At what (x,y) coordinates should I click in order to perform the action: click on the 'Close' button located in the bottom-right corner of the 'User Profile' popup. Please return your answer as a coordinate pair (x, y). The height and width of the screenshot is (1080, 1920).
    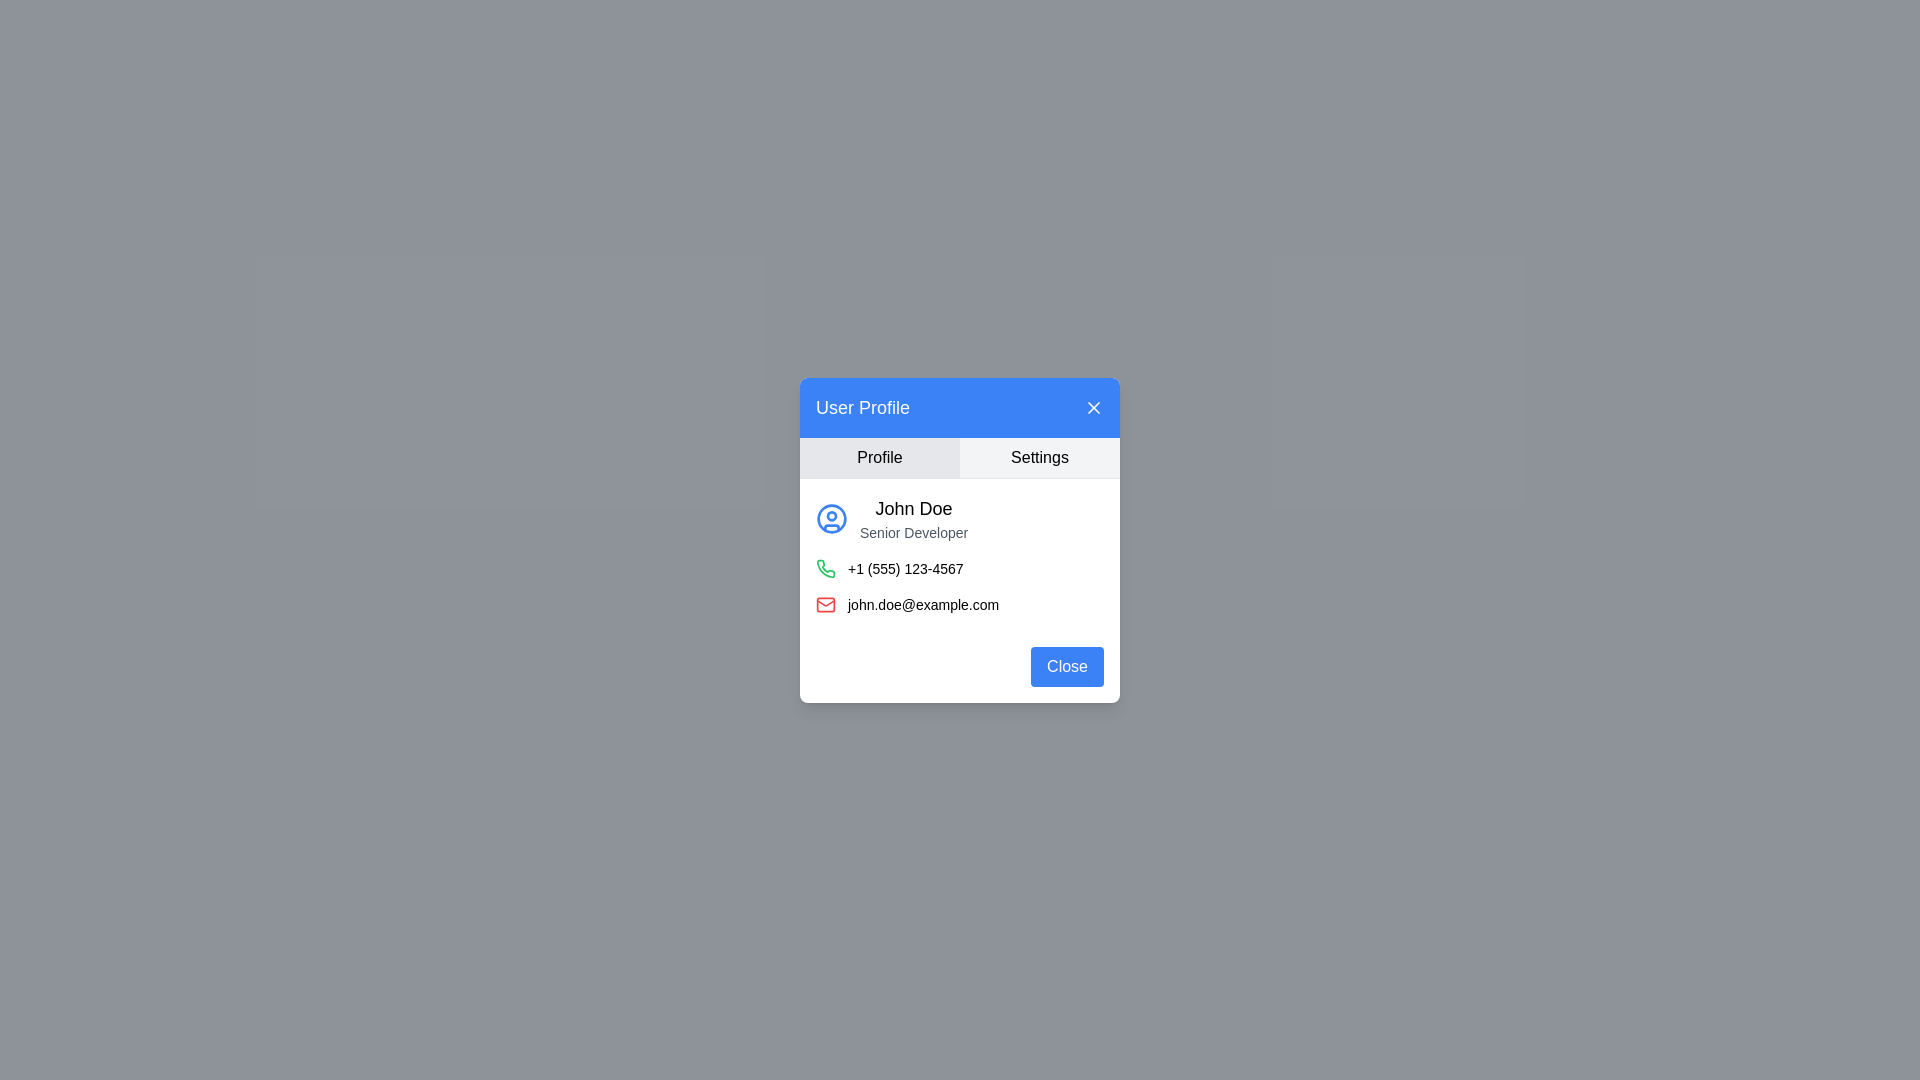
    Looking at the image, I should click on (1066, 666).